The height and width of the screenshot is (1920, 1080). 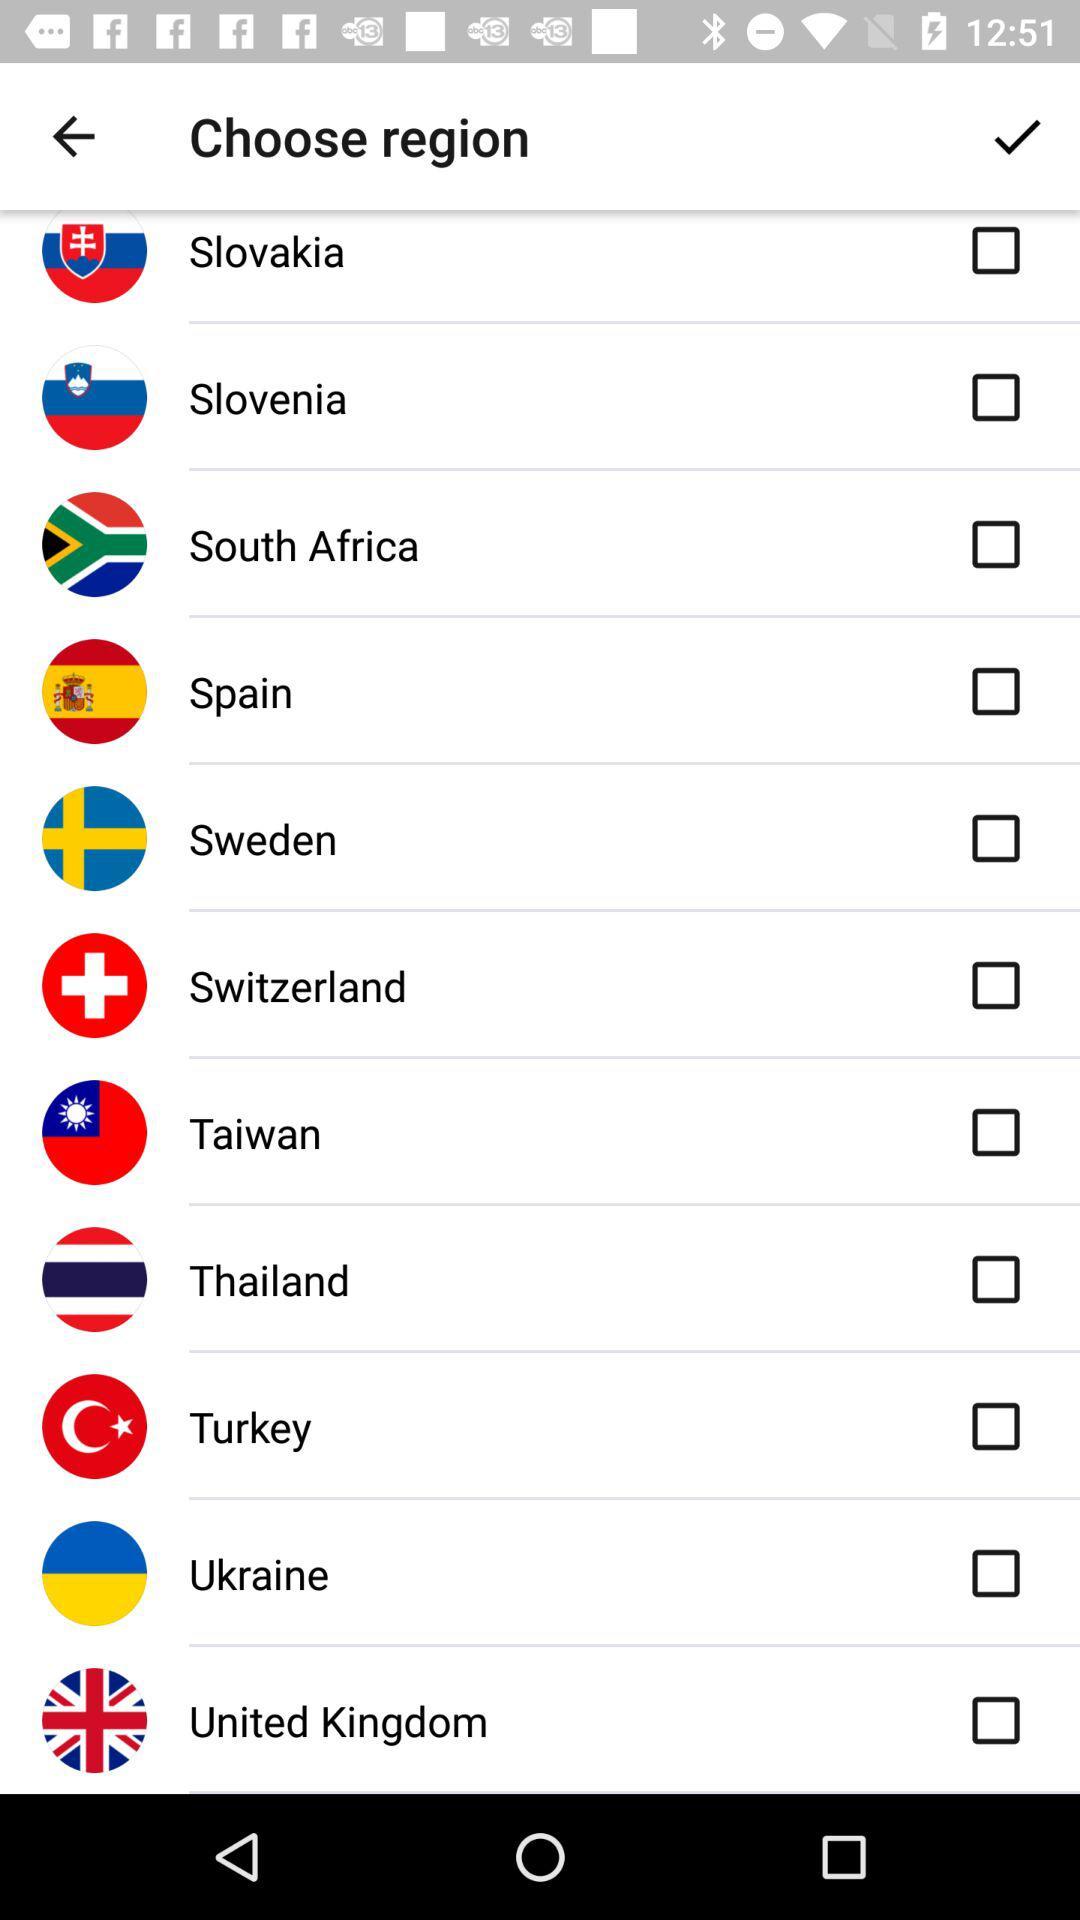 What do you see at coordinates (1017, 135) in the screenshot?
I see `icon next to choose region item` at bounding box center [1017, 135].